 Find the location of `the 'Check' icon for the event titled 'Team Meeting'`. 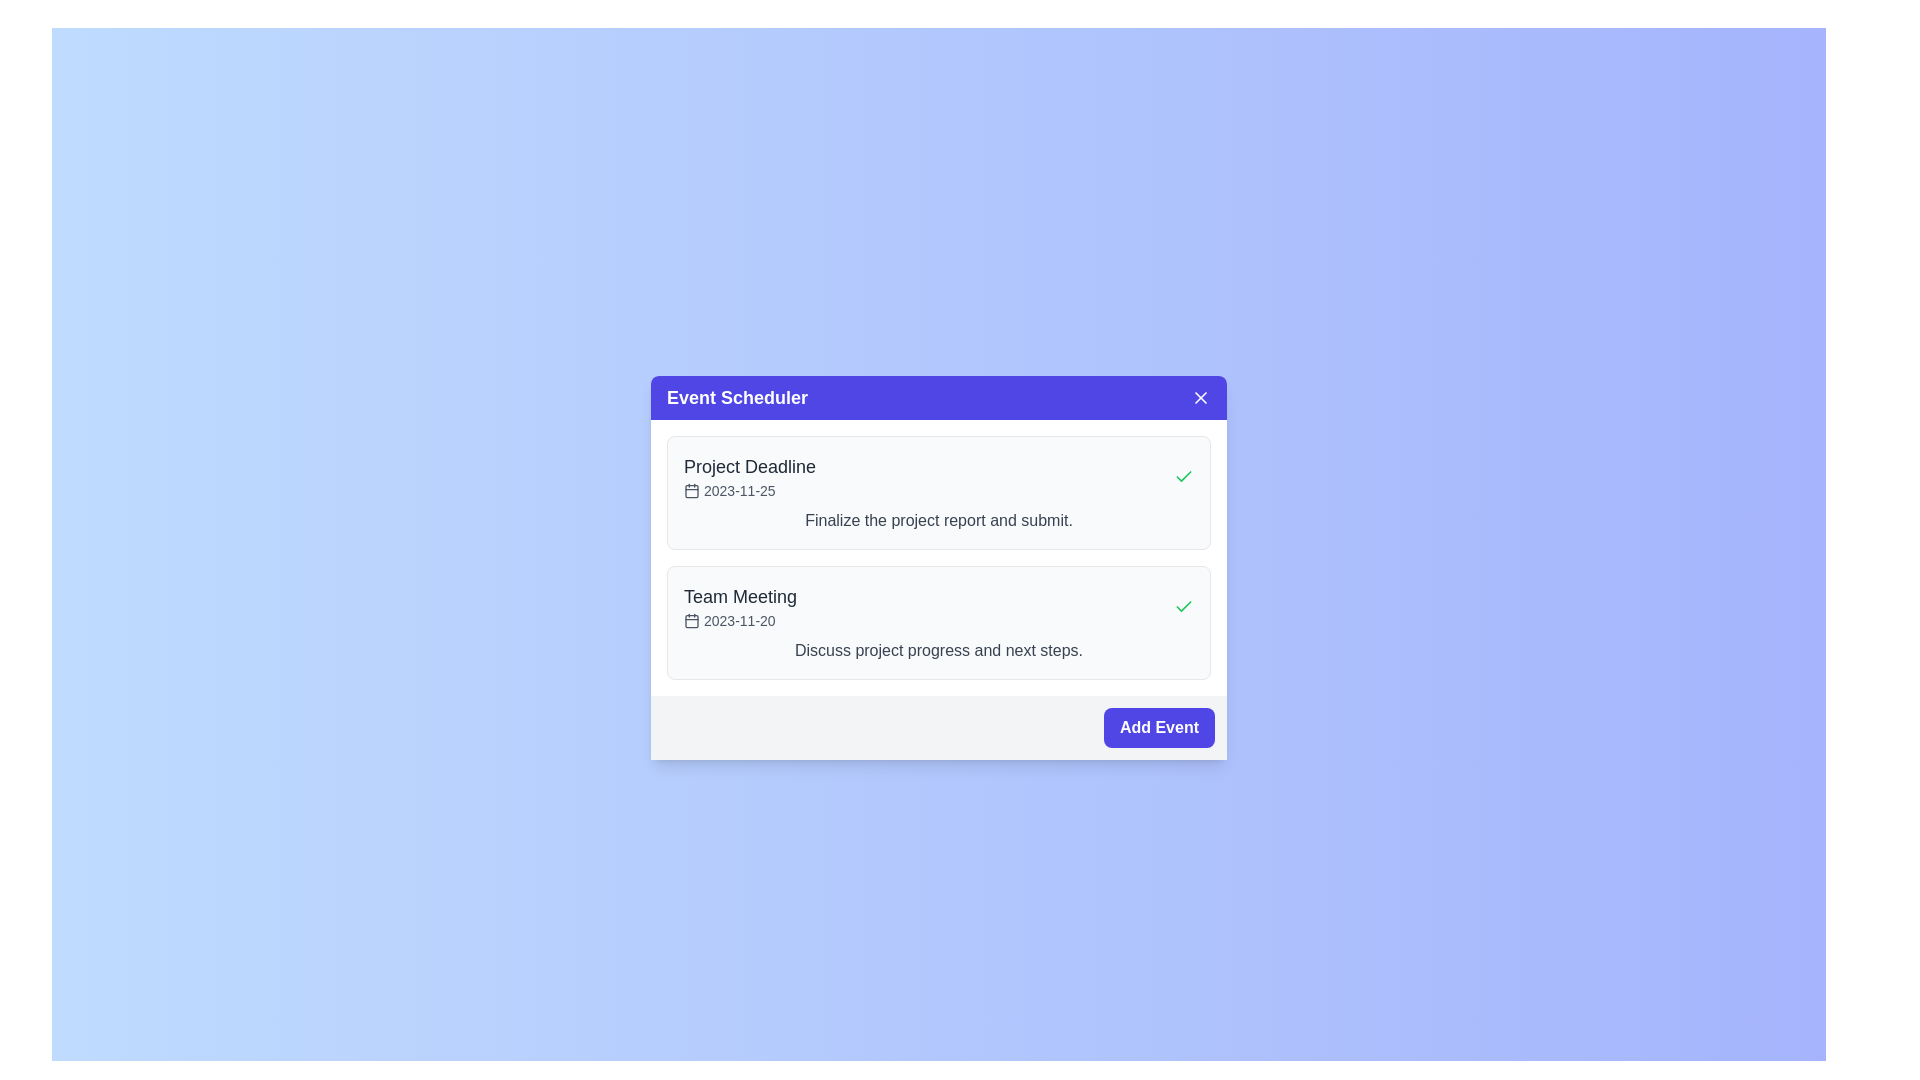

the 'Check' icon for the event titled 'Team Meeting' is located at coordinates (1184, 605).